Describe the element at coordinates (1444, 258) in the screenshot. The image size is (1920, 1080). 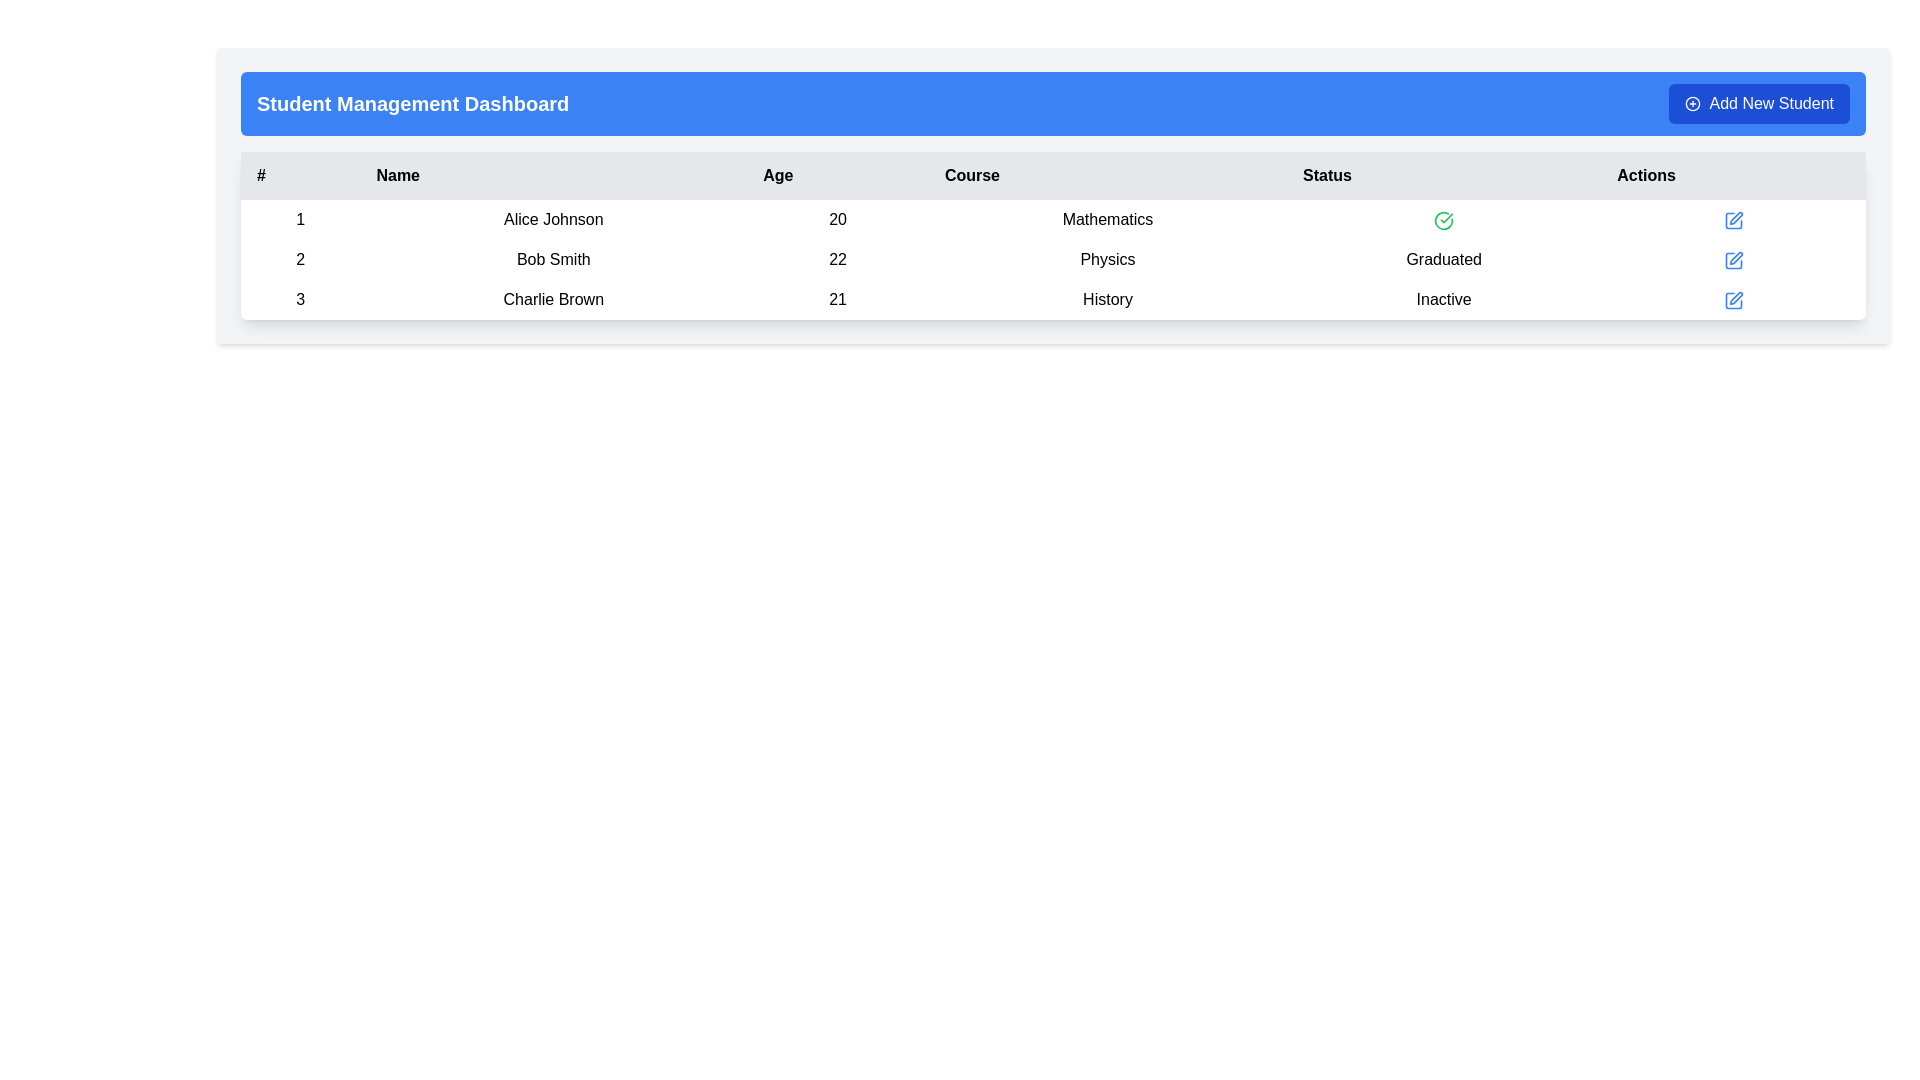
I see `the status indicator text label for 'Bob Smith' in the 'Status' column, which indicates that he has graduated` at that location.